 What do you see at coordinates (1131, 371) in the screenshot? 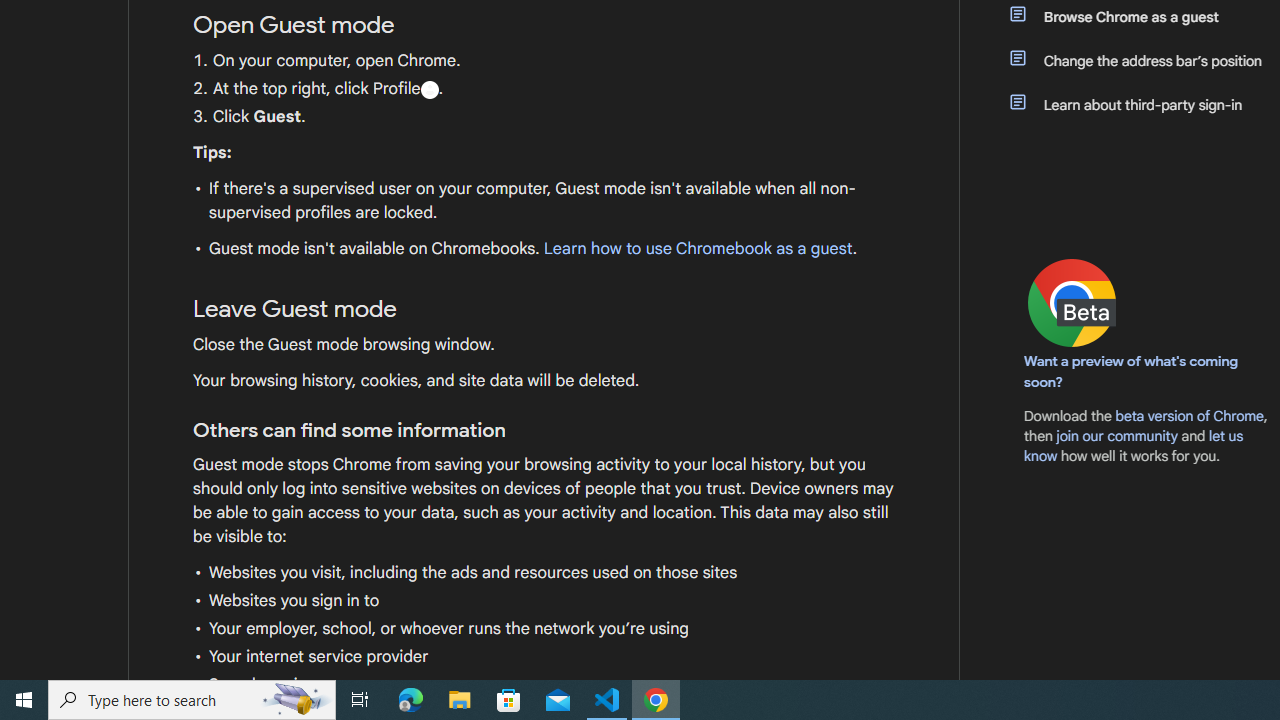
I see `'Want a preview of what'` at bounding box center [1131, 371].